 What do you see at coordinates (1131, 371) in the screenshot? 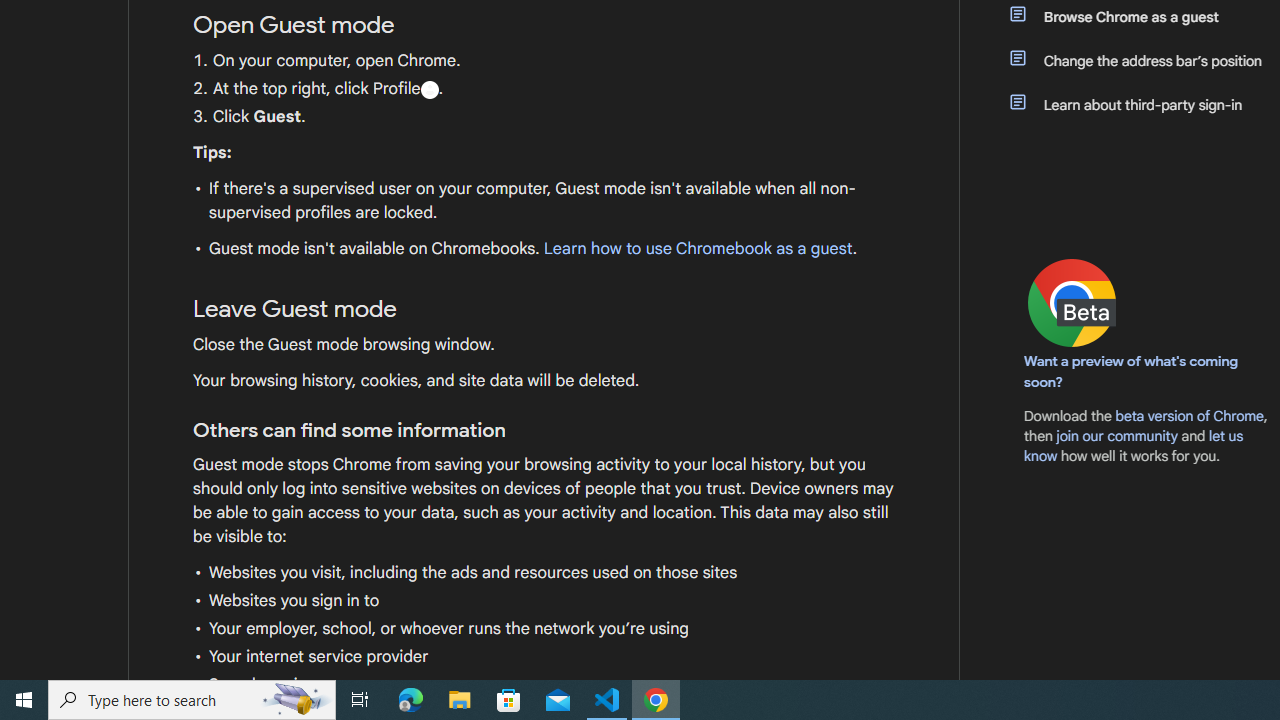
I see `'Want a preview of what'` at bounding box center [1131, 371].